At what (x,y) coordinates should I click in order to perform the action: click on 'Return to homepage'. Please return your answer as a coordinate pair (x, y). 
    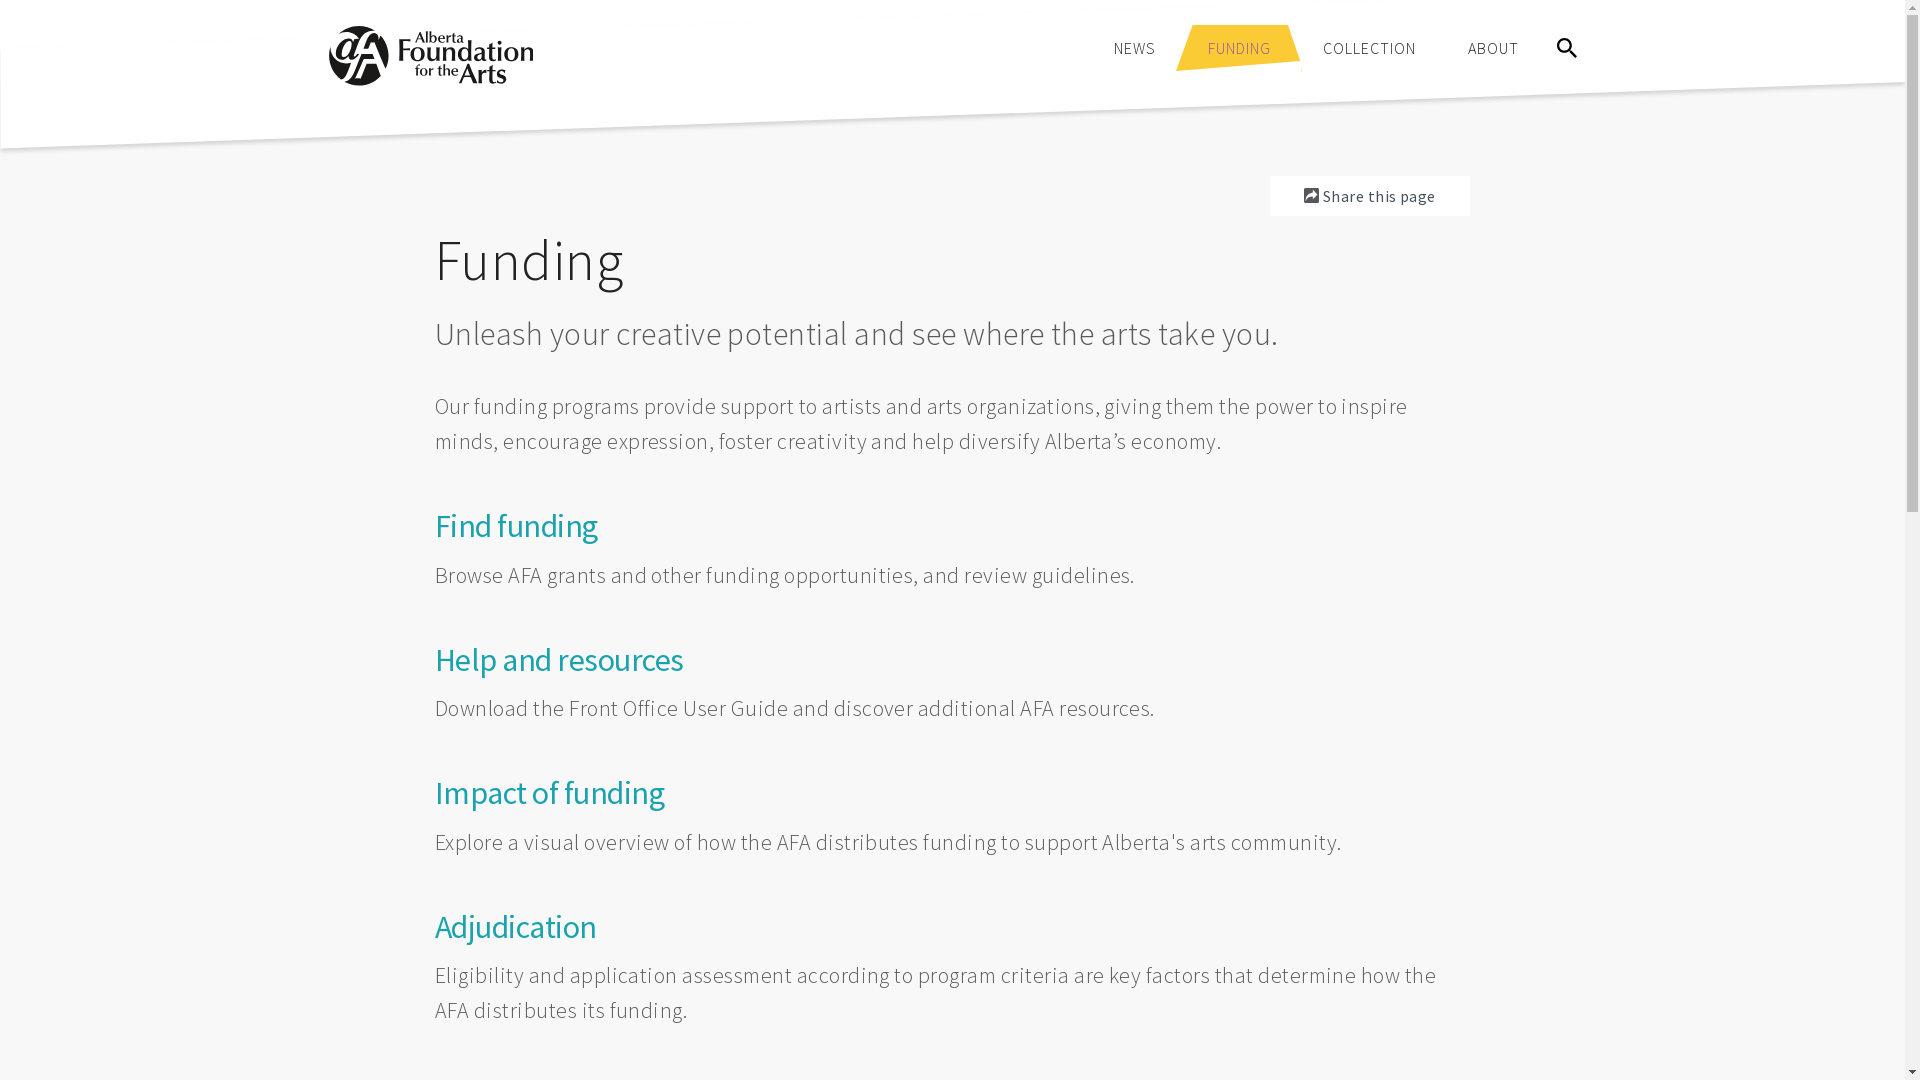
    Looking at the image, I should click on (429, 79).